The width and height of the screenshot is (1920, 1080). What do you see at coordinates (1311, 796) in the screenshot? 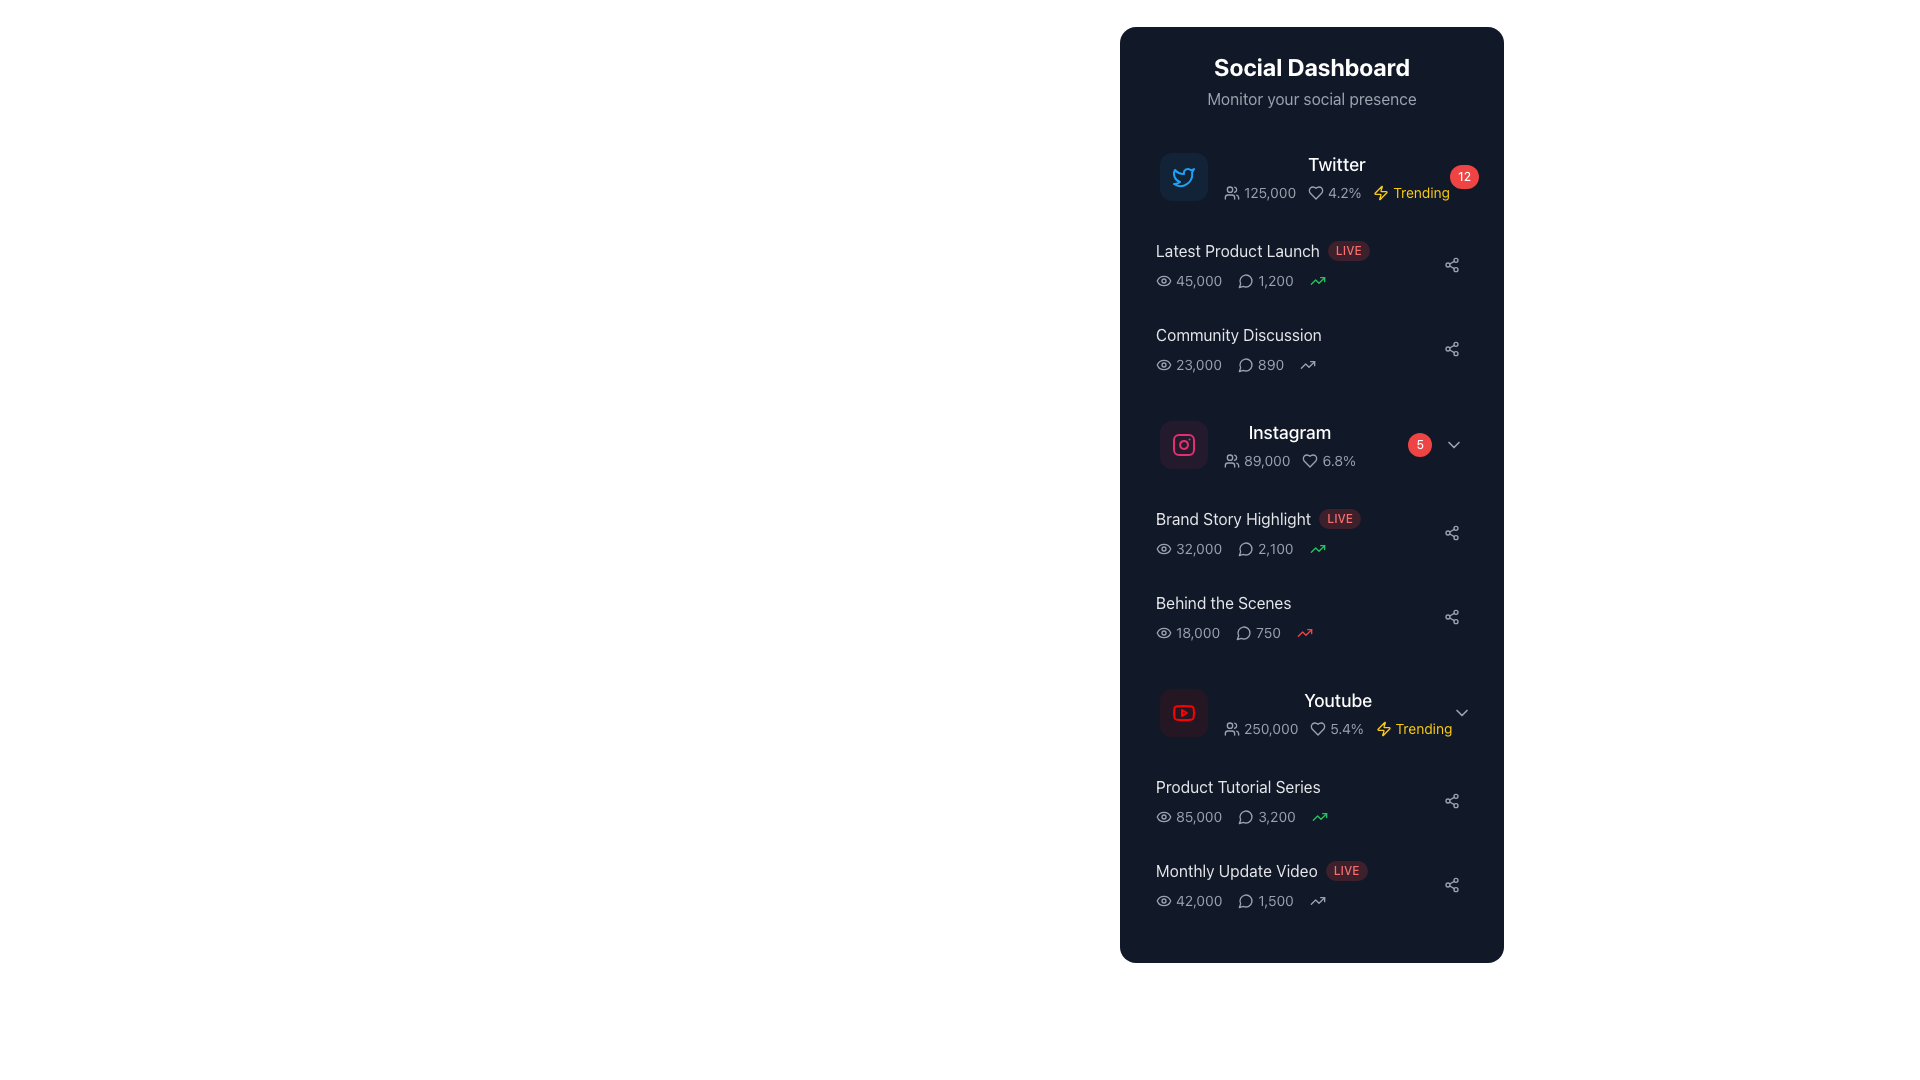
I see `the list item labeled 'Product Tutorial Series' that displays views and comments statistics in the 'Youtube' section of the 'Social Dashboard'` at bounding box center [1311, 796].